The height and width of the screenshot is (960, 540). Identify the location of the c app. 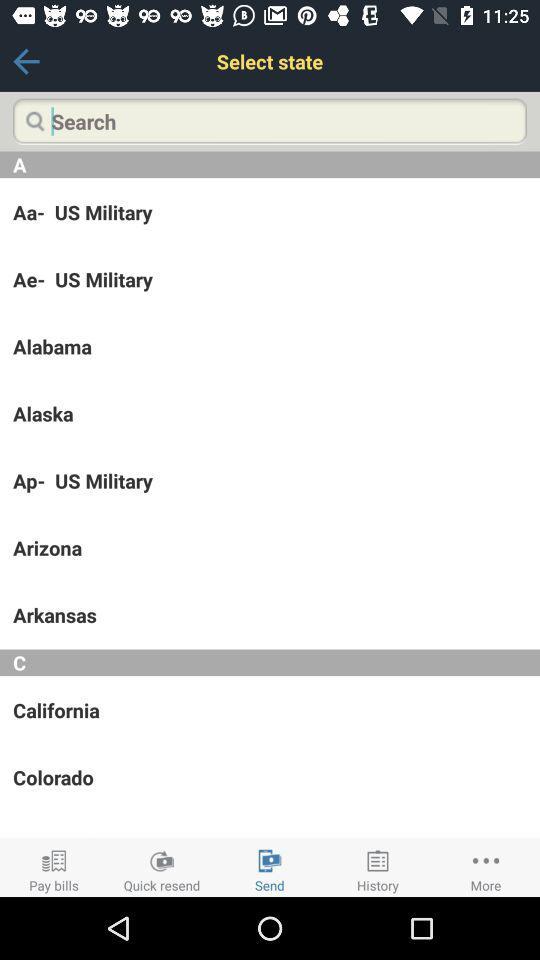
(270, 662).